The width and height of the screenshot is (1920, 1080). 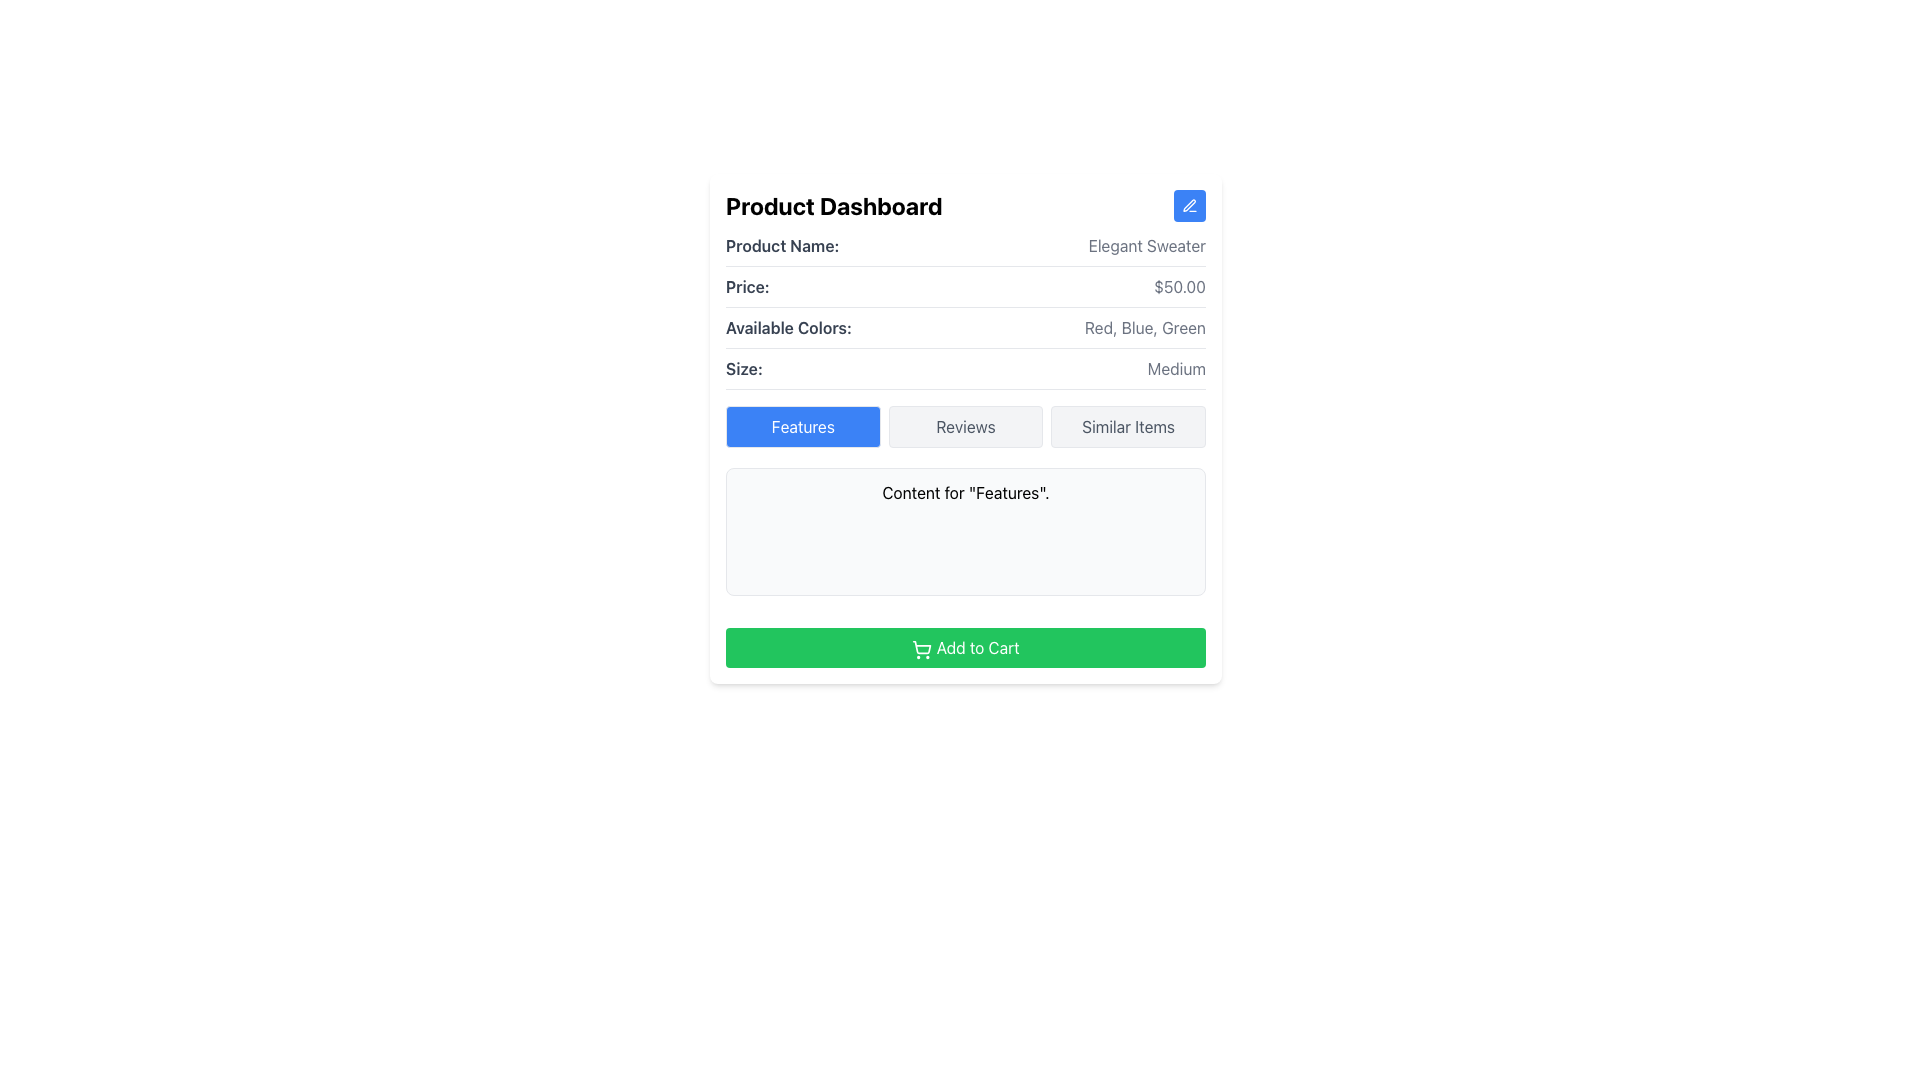 I want to click on the blue rectangular button labeled 'Features', so click(x=803, y=426).